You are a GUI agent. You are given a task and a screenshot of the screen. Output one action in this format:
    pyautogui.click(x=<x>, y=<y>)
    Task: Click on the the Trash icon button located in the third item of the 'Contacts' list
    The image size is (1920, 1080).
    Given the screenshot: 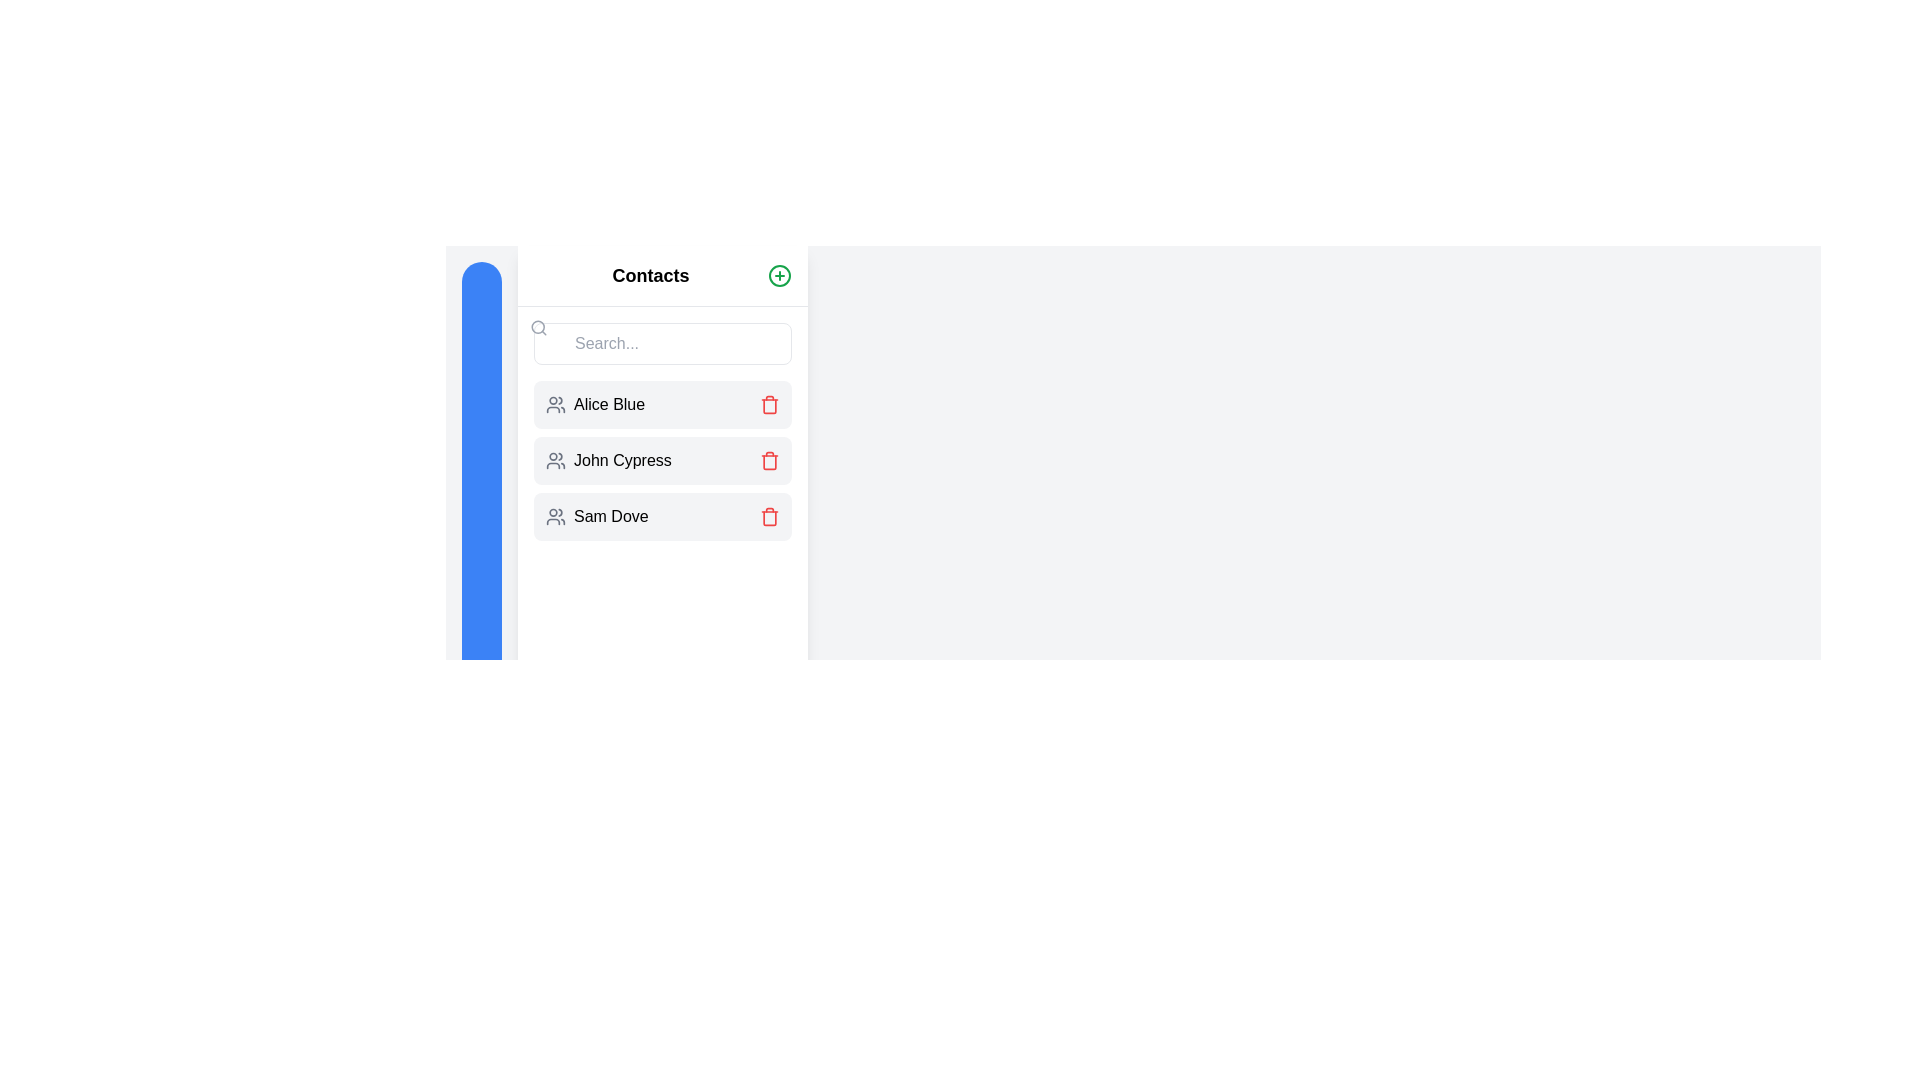 What is the action you would take?
    pyautogui.click(x=768, y=516)
    